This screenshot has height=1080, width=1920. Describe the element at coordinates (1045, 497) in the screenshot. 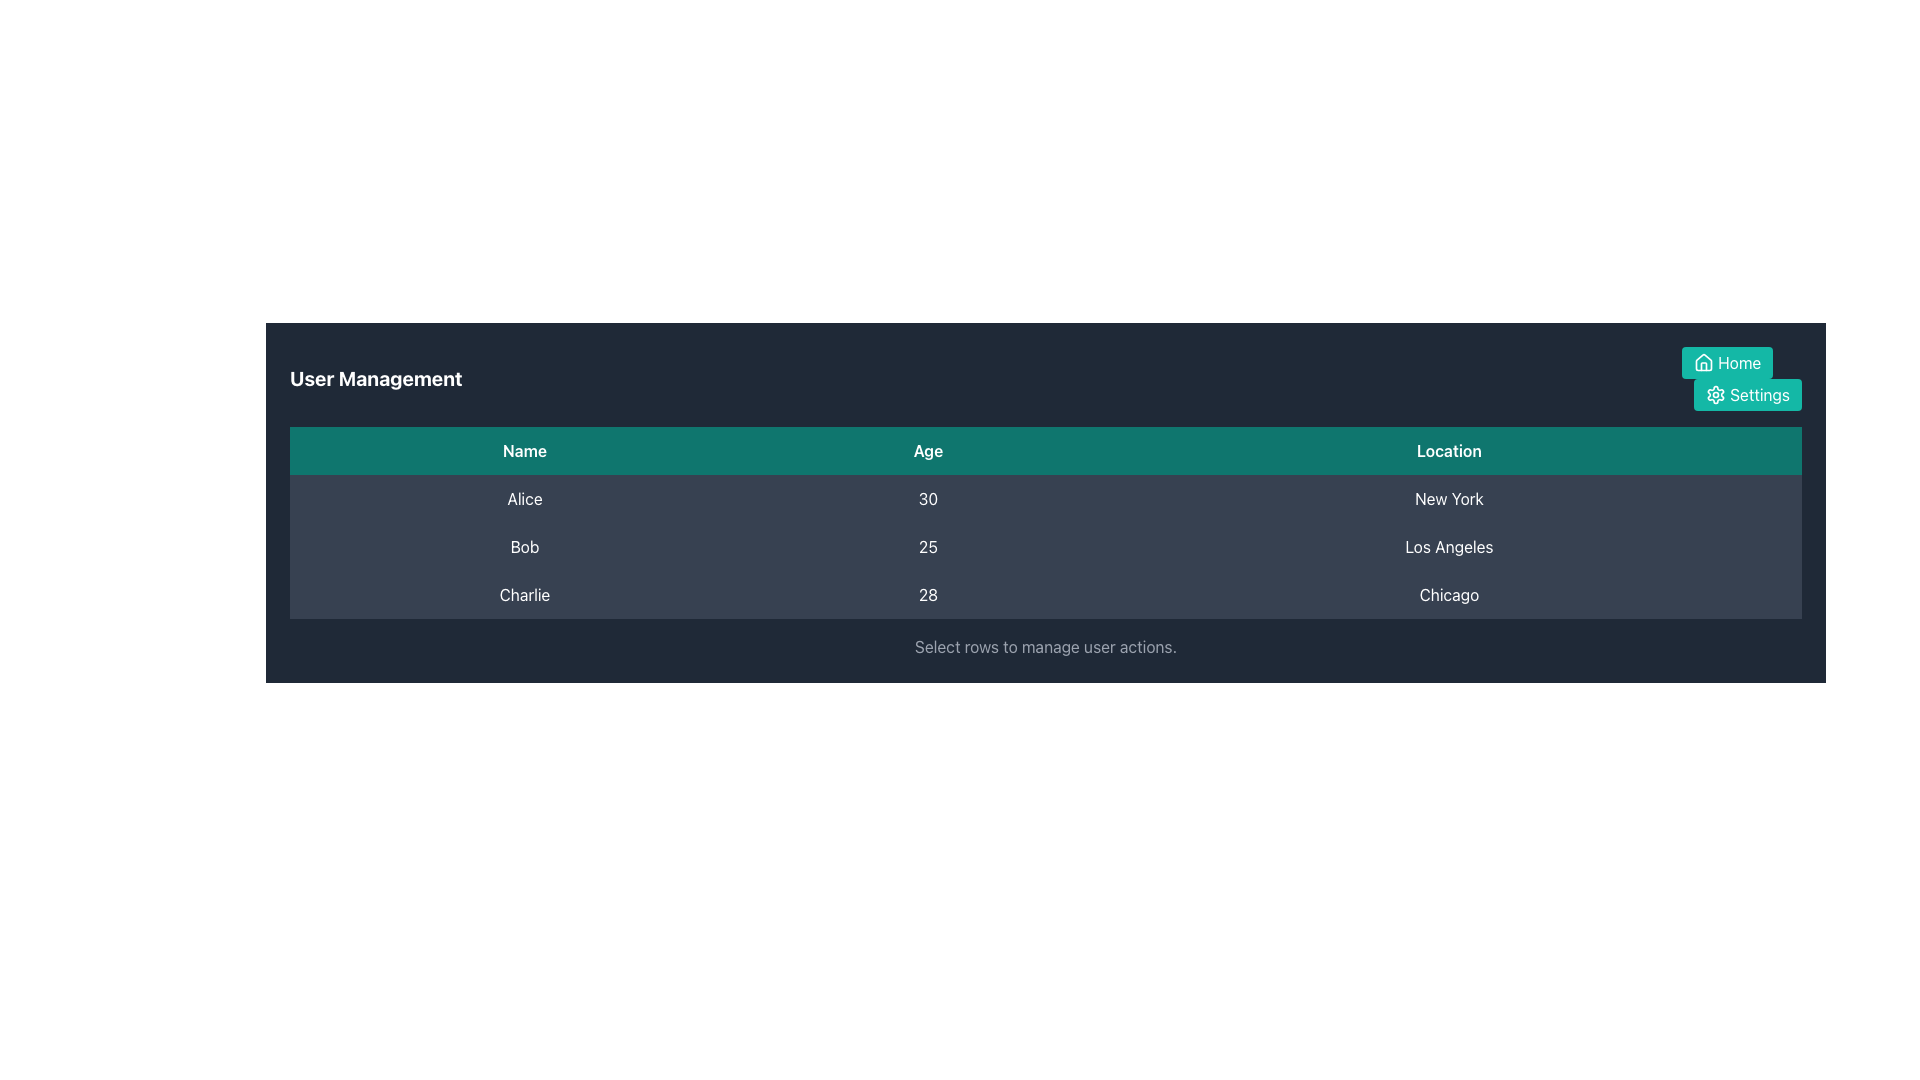

I see `the first row of the table displaying 'Alice', '30', and 'New York'` at that location.